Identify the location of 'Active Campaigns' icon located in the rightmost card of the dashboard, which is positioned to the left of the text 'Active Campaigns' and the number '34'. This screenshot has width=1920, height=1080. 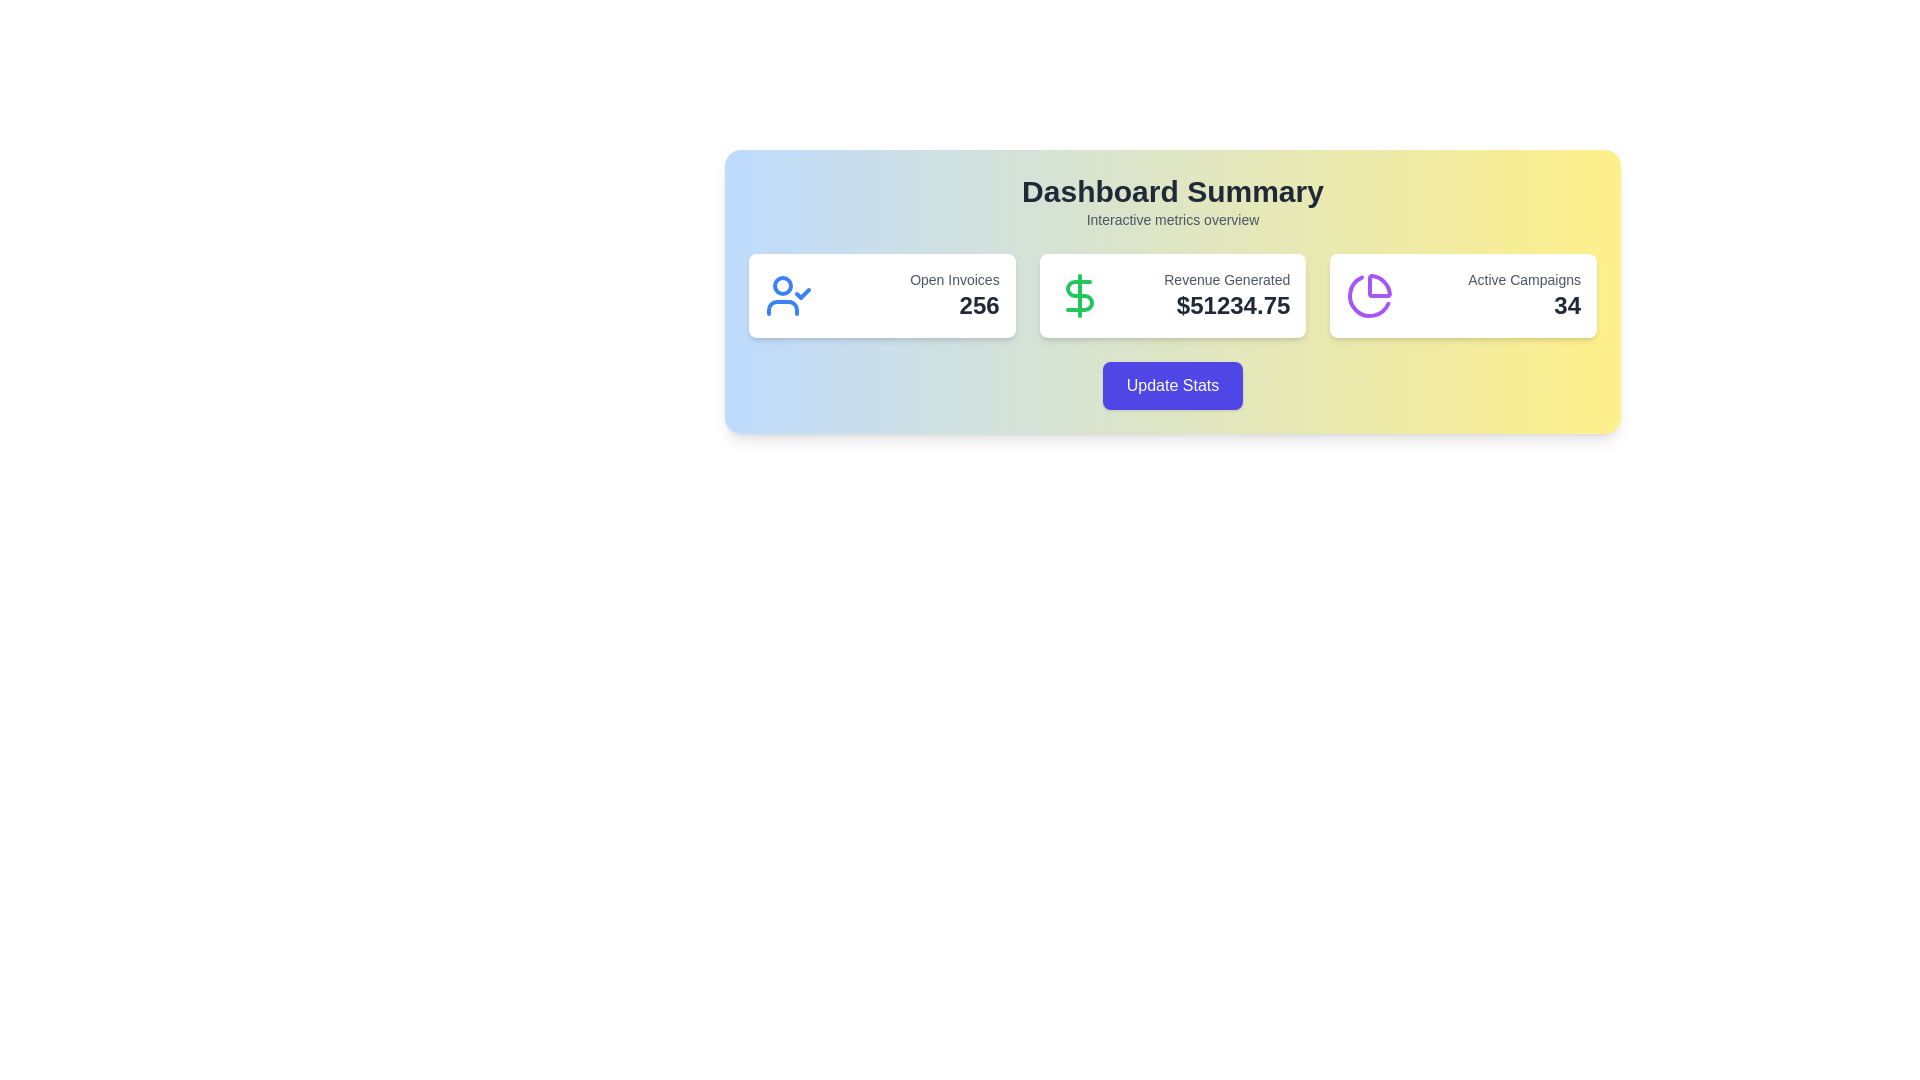
(1369, 296).